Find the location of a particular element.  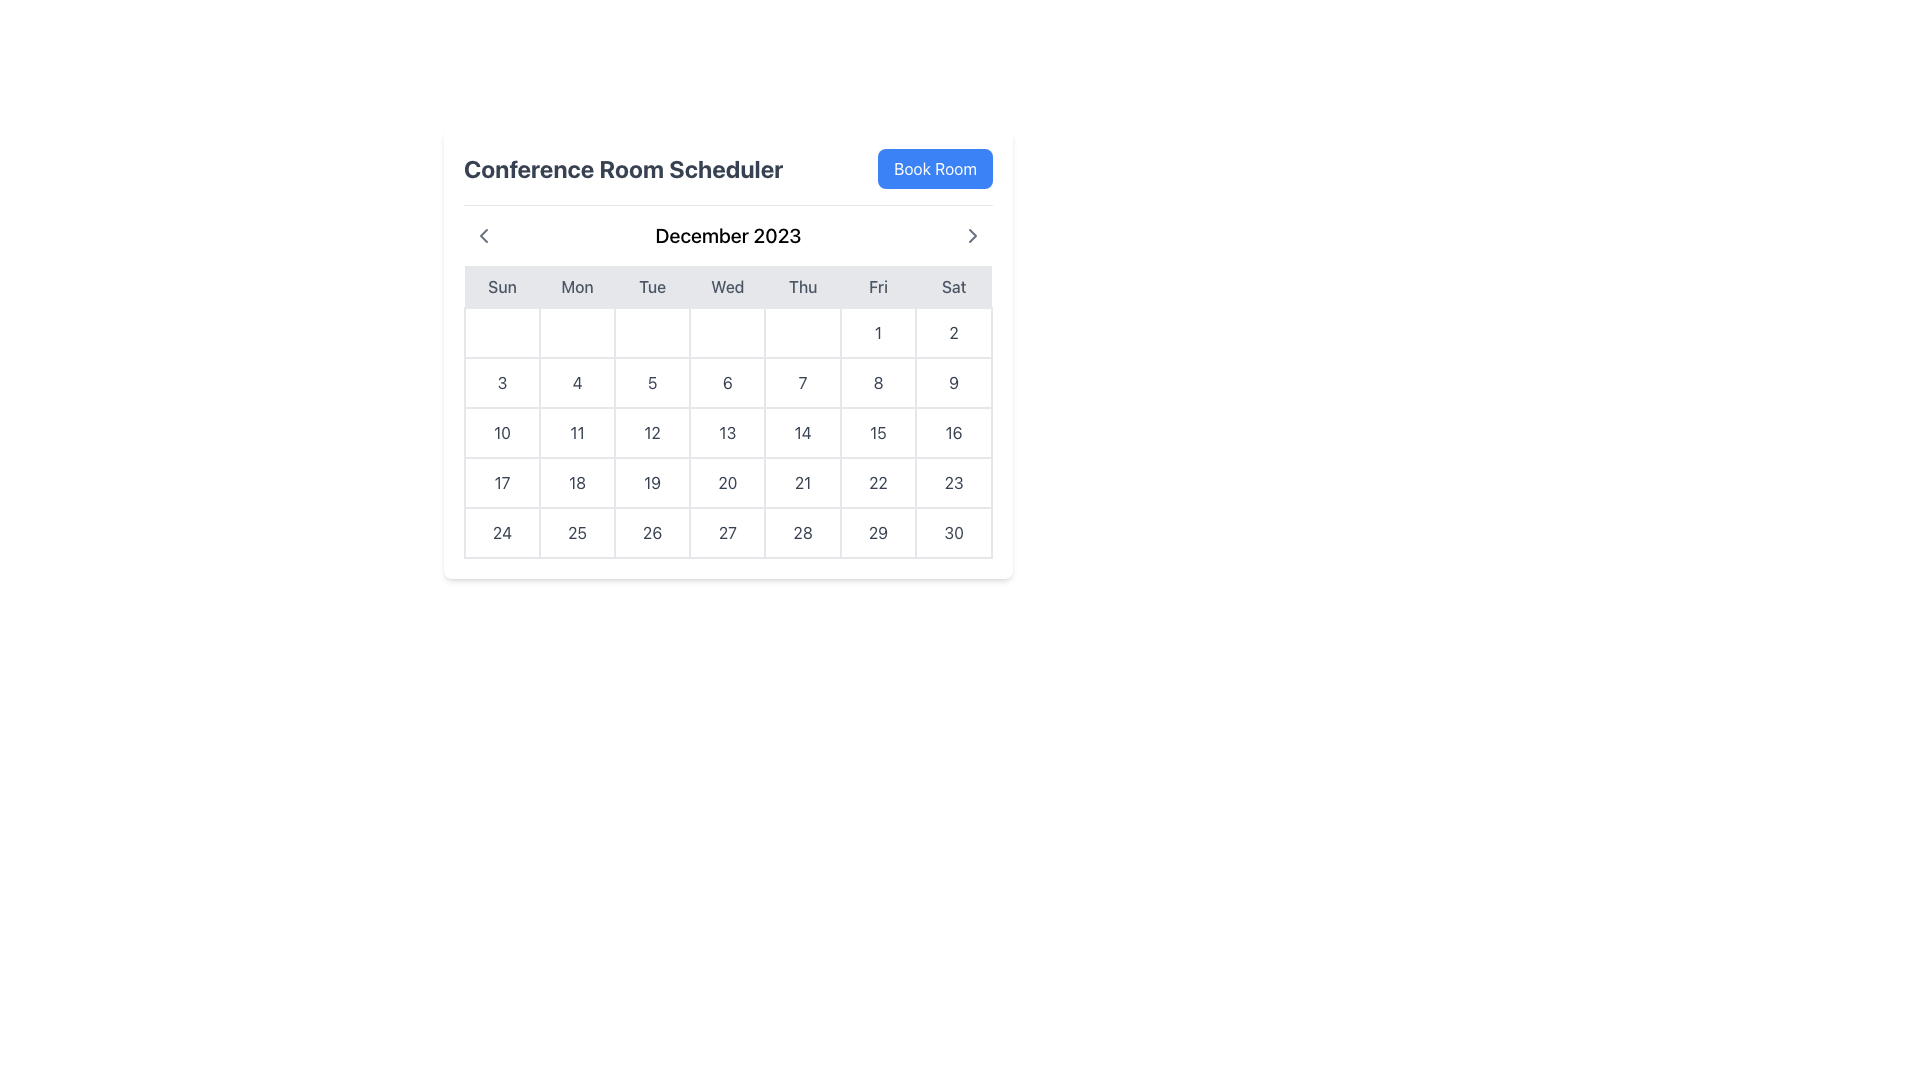

the button representing the 28th day of December 2023 in the calendar is located at coordinates (803, 531).